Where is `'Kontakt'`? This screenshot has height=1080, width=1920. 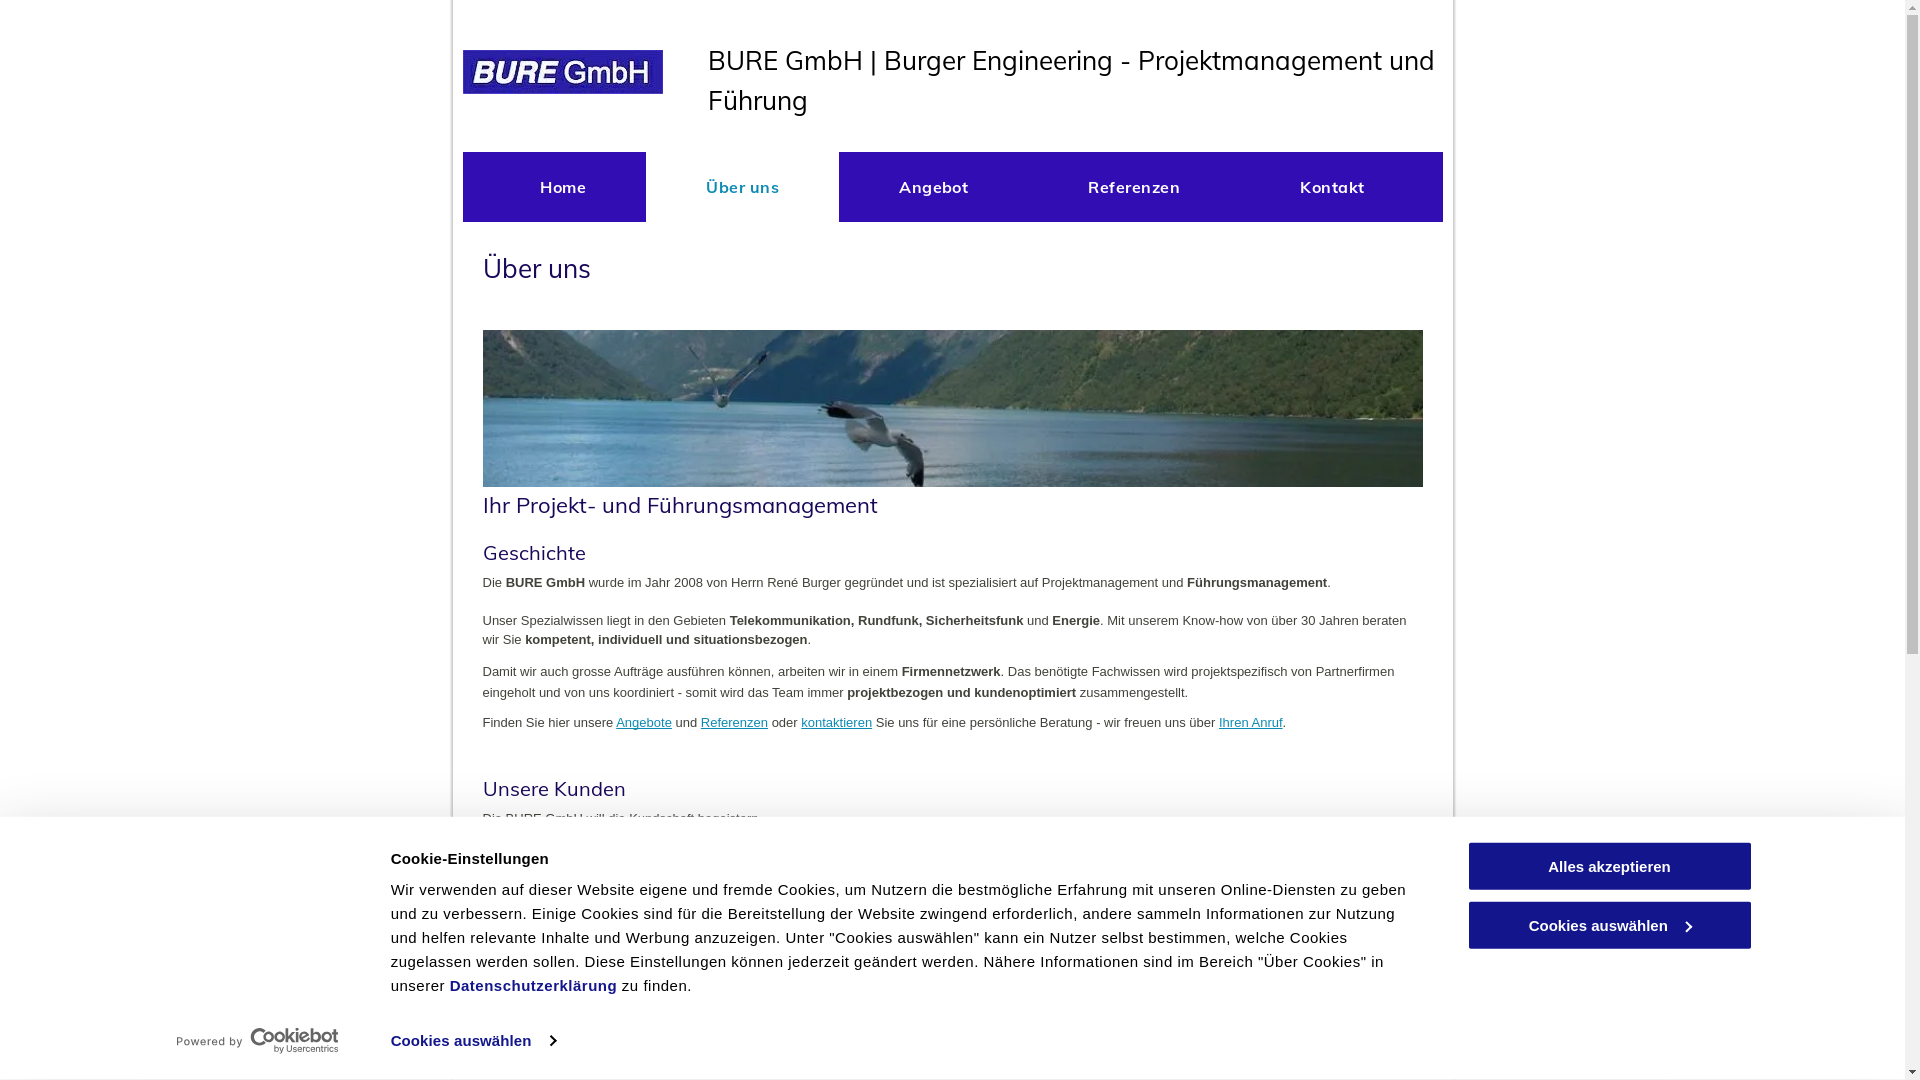
'Kontakt' is located at coordinates (1332, 186).